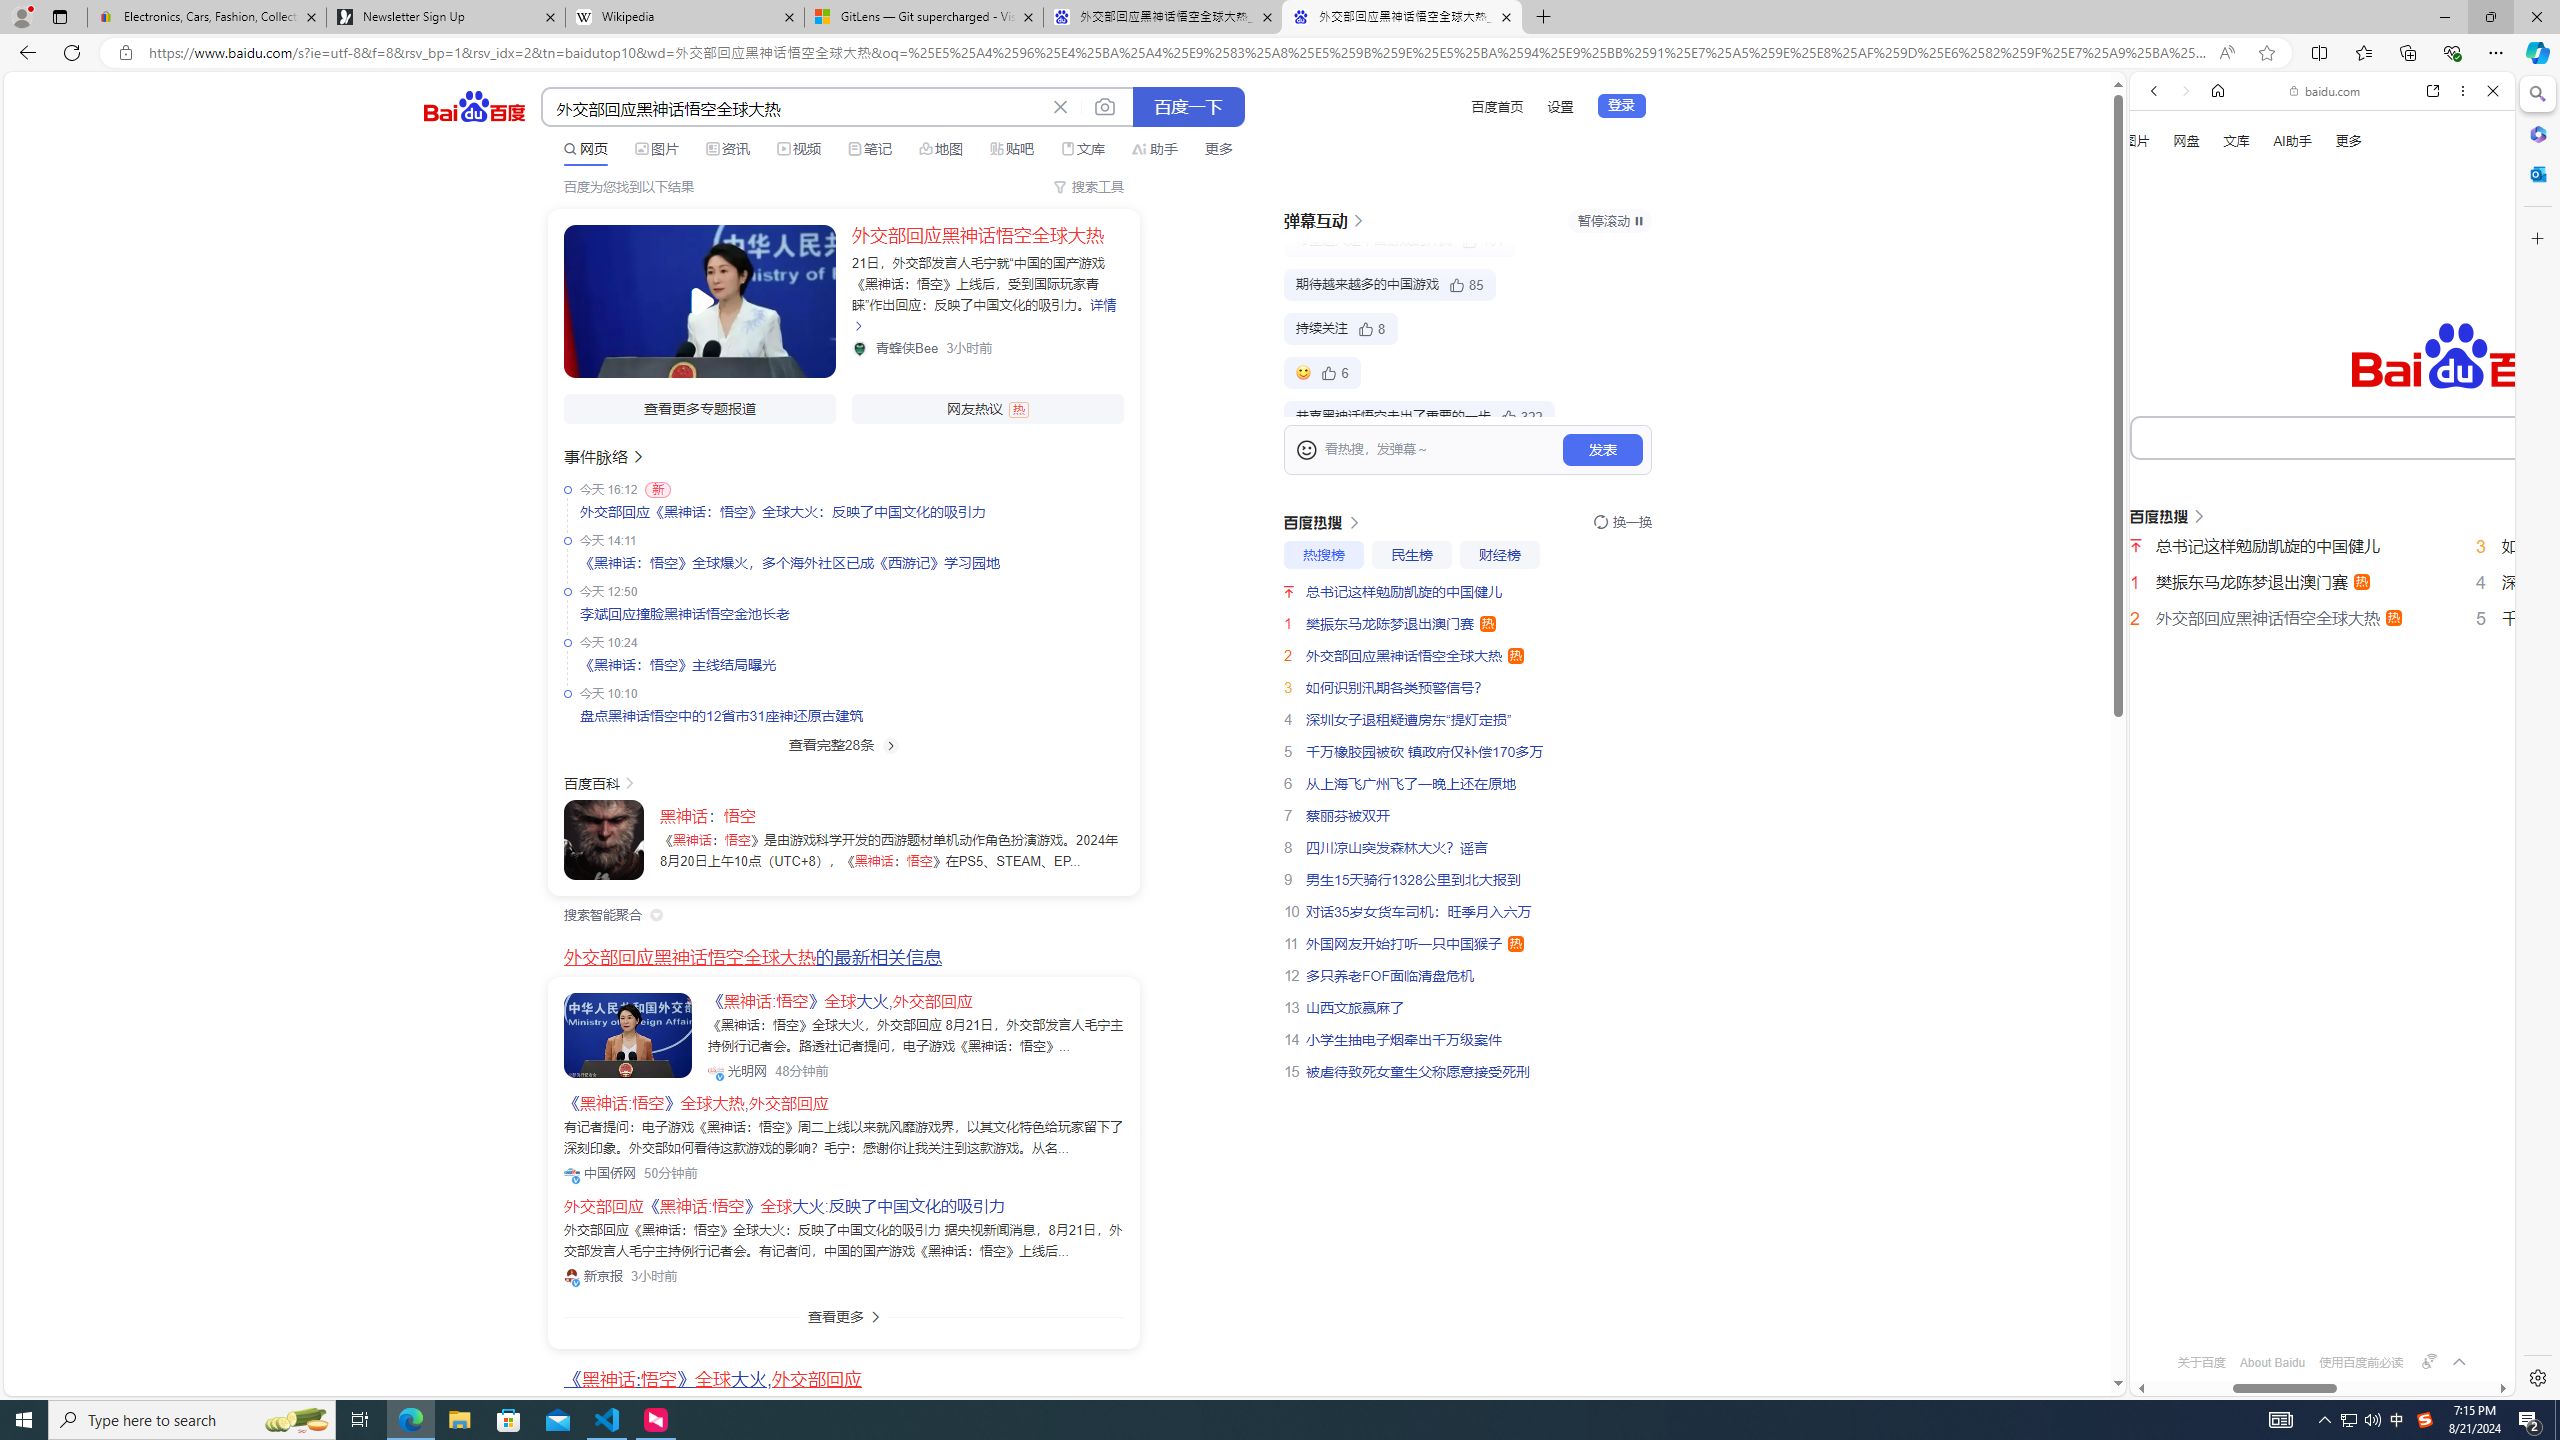 This screenshot has height=1440, width=2560. I want to click on 'IMAGES', so click(2219, 338).